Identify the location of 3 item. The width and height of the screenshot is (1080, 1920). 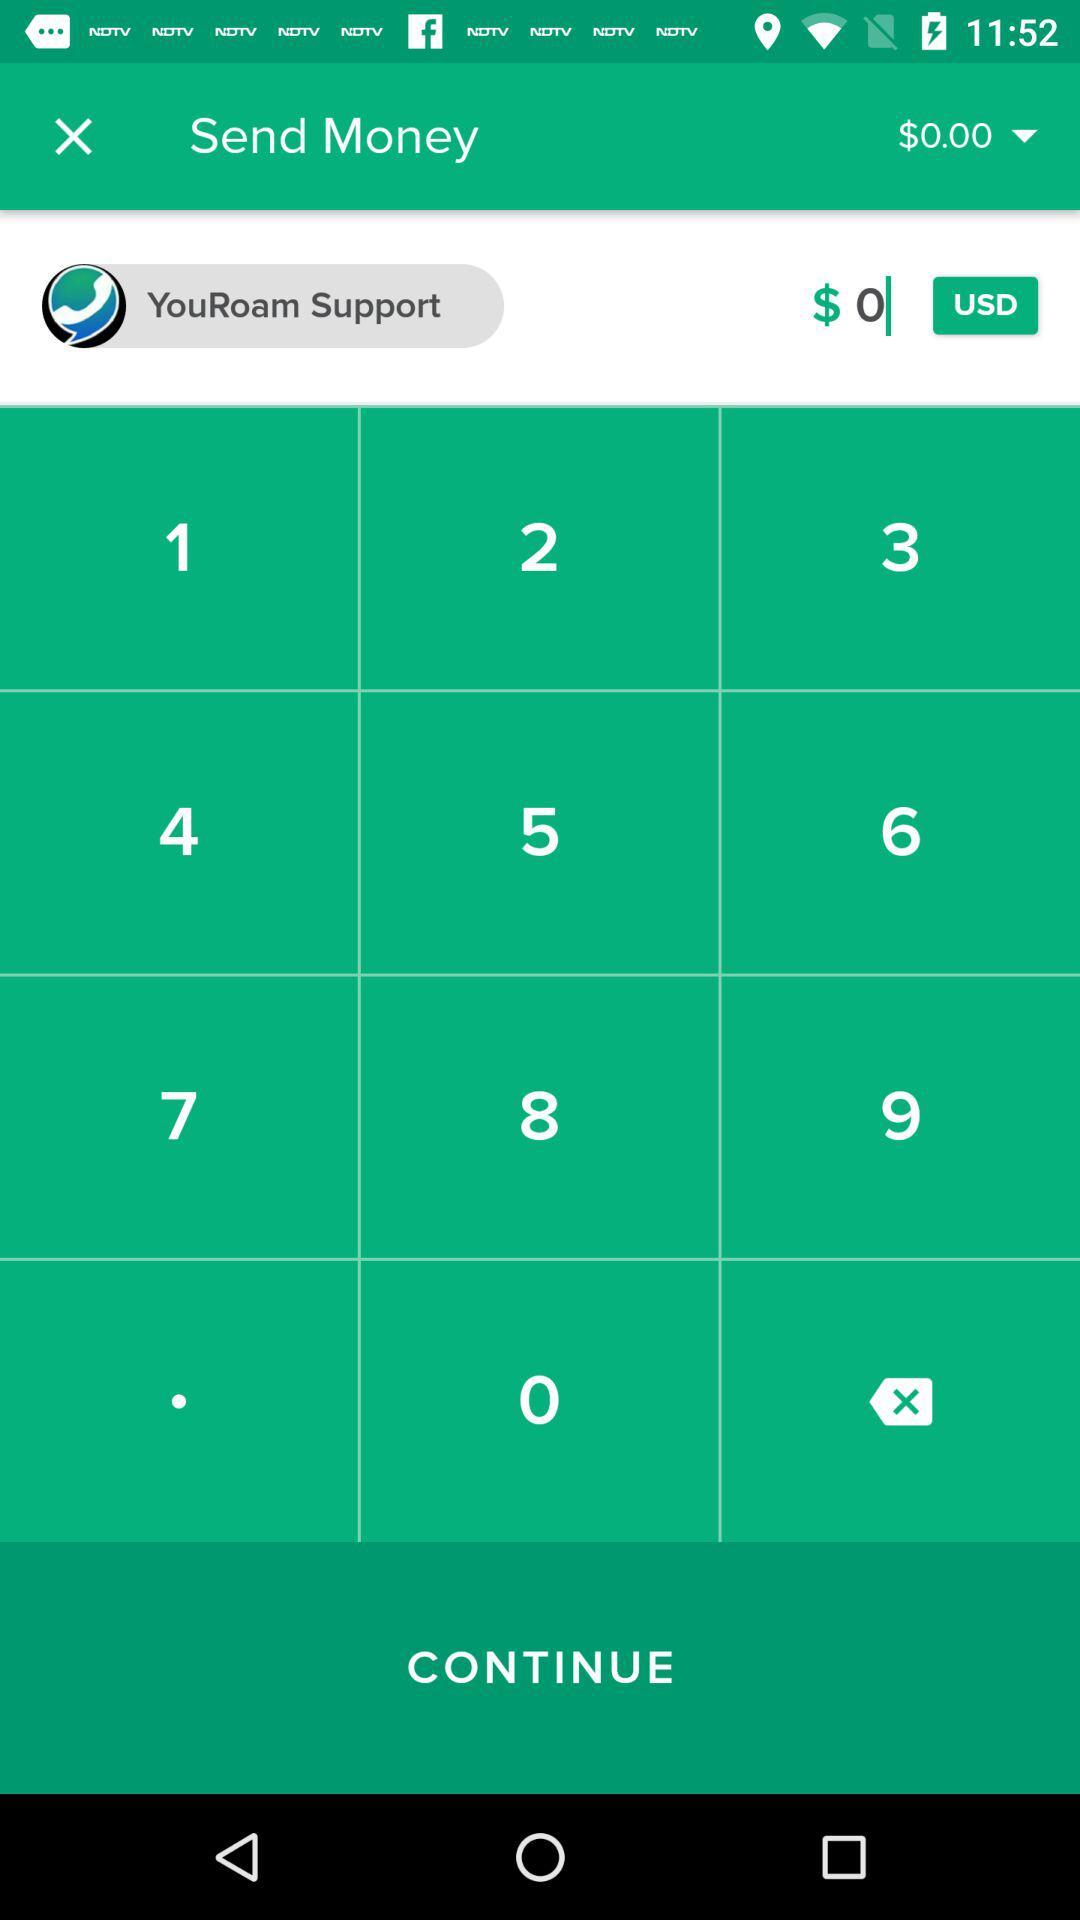
(900, 548).